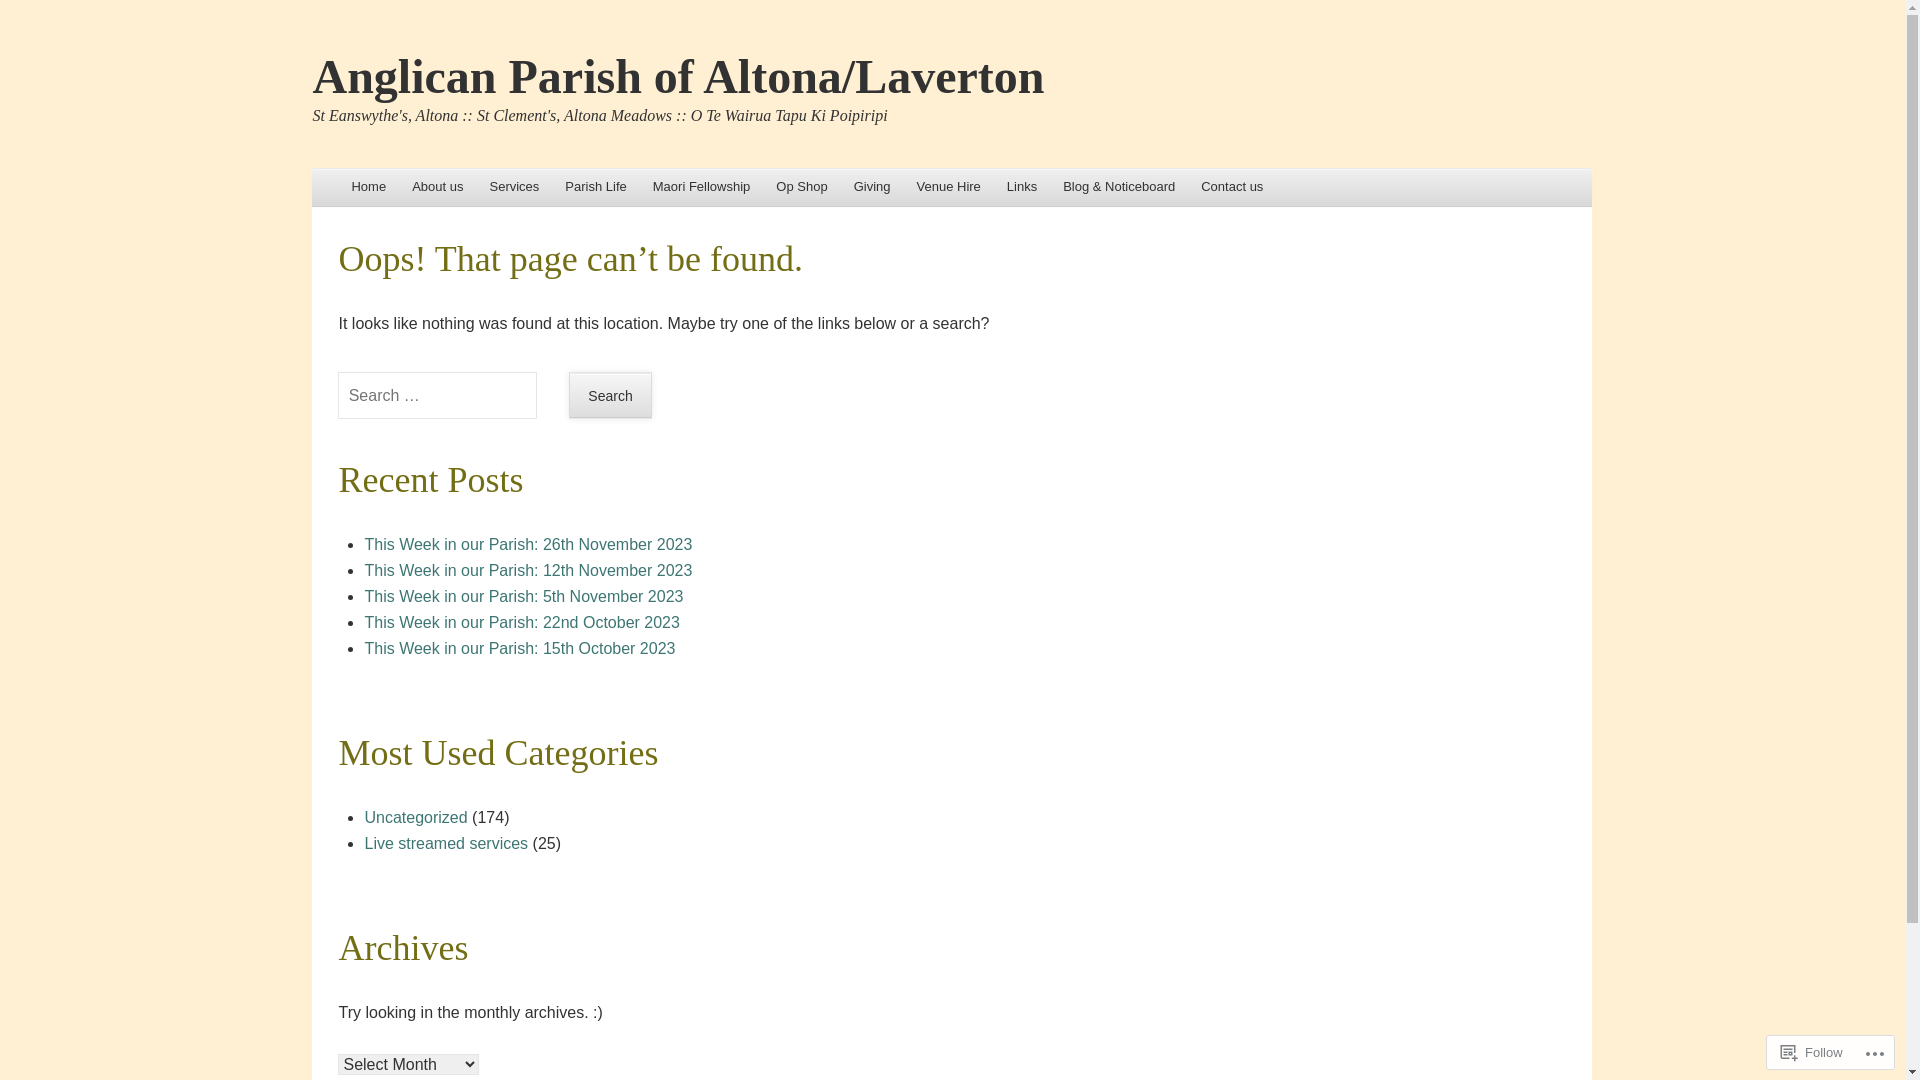  I want to click on 'This Week in our Parish: 22nd October 2023', so click(521, 621).